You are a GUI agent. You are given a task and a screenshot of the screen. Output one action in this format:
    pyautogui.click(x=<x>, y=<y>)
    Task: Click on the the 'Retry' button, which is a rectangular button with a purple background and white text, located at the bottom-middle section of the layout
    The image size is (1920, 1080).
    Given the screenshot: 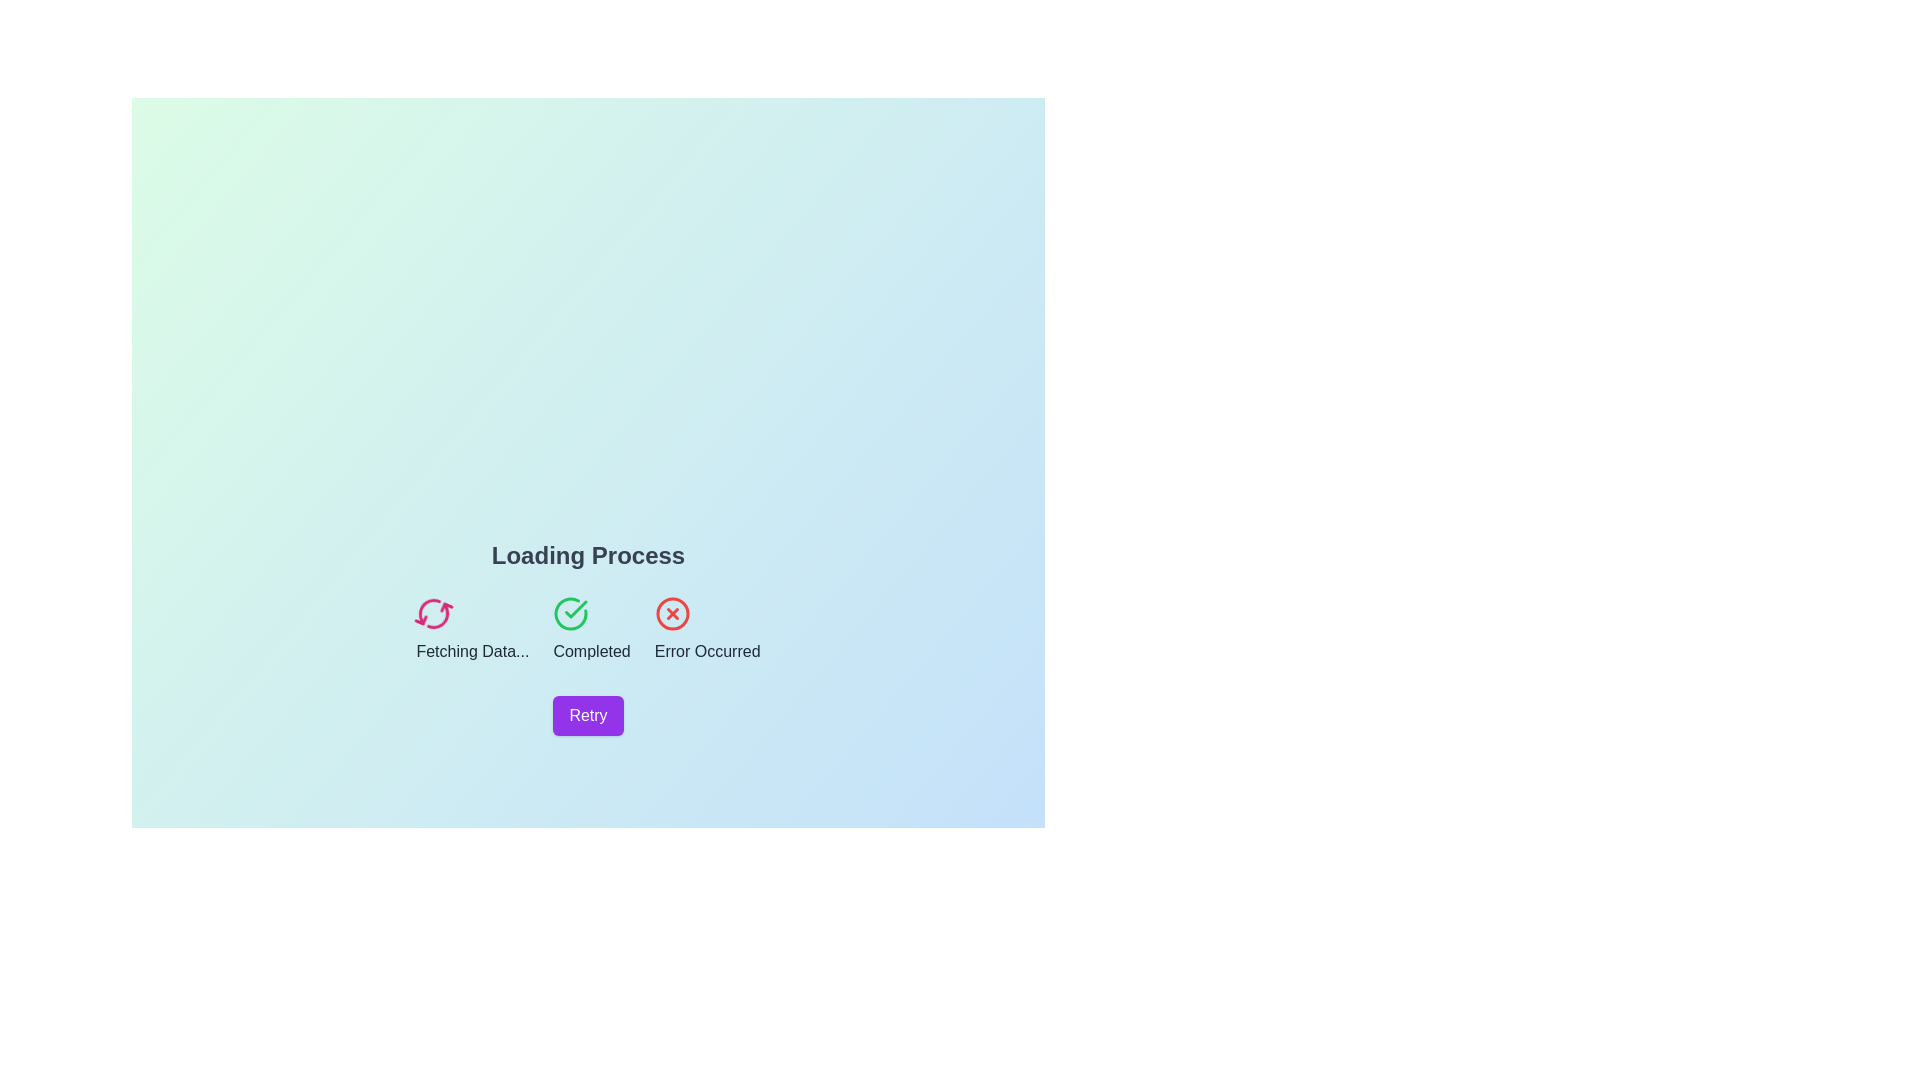 What is the action you would take?
    pyautogui.click(x=587, y=715)
    